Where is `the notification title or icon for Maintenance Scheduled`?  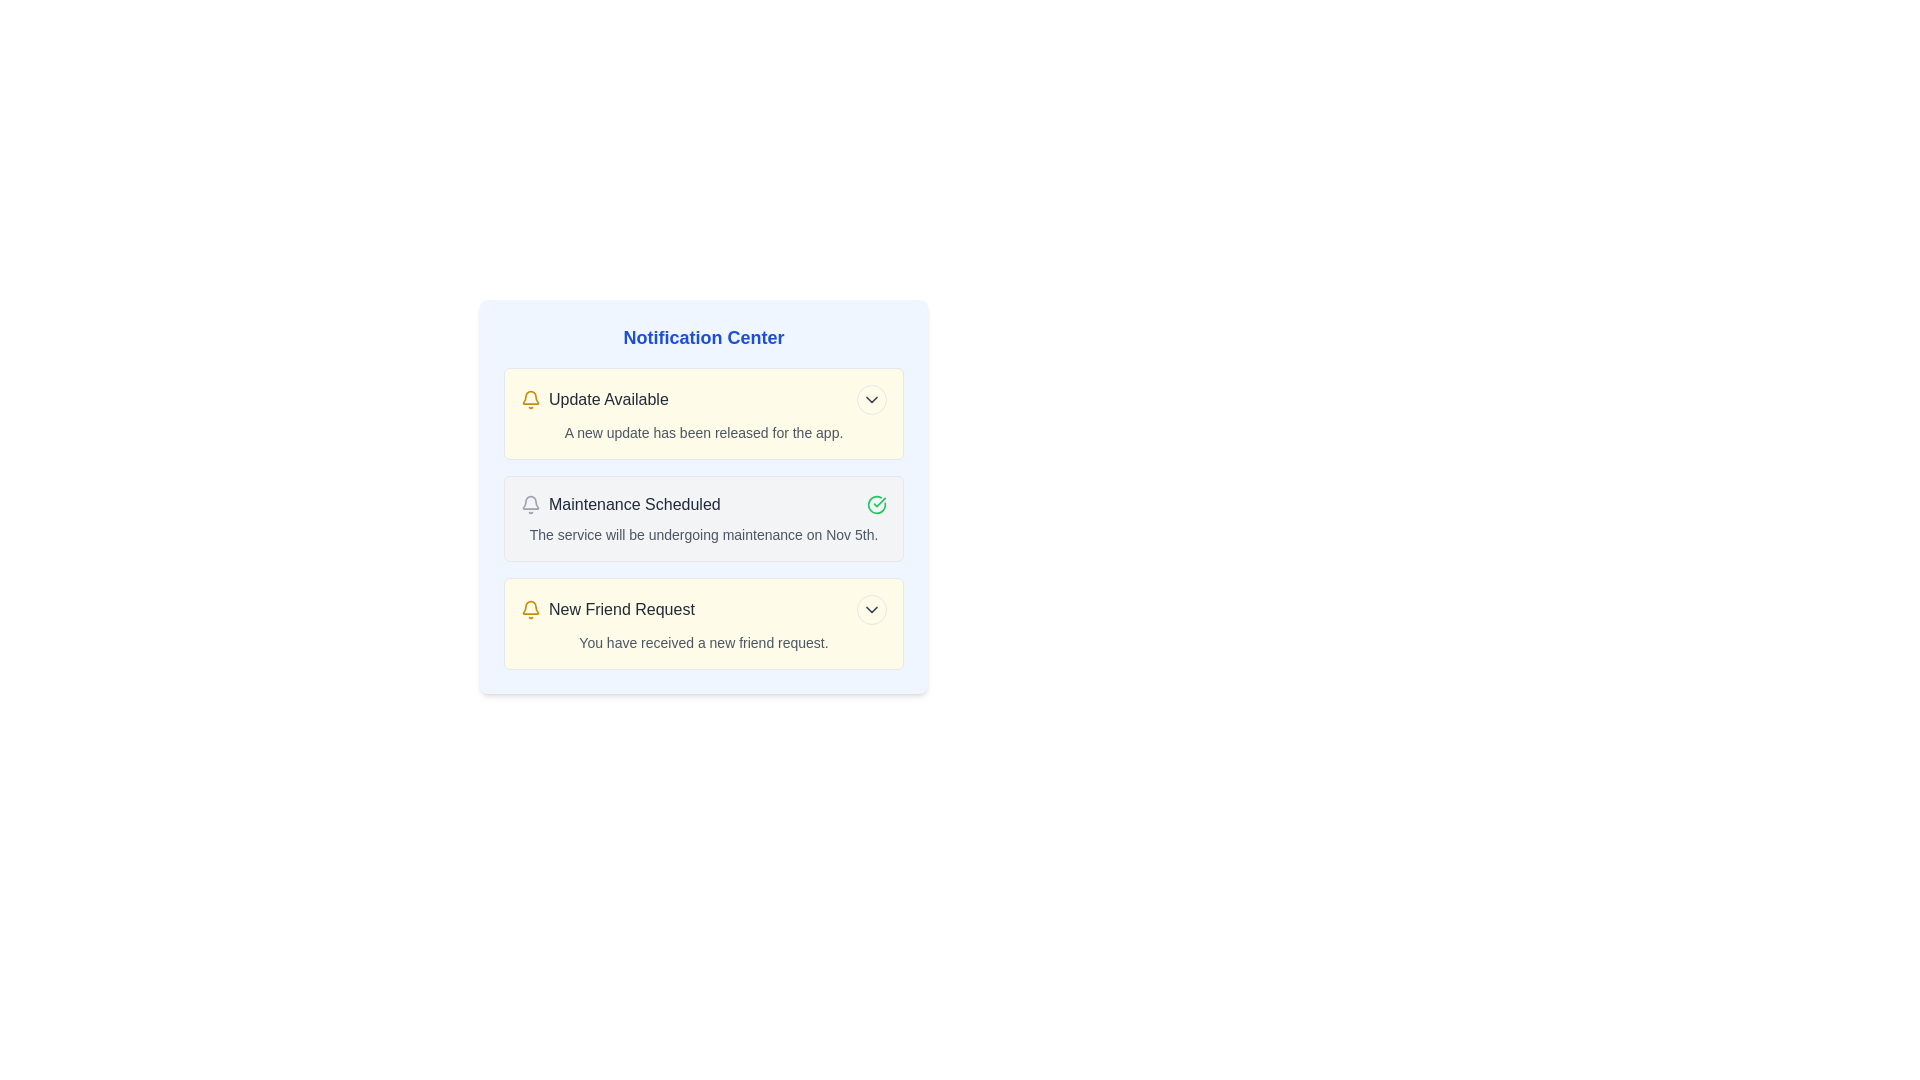
the notification title or icon for Maintenance Scheduled is located at coordinates (531, 504).